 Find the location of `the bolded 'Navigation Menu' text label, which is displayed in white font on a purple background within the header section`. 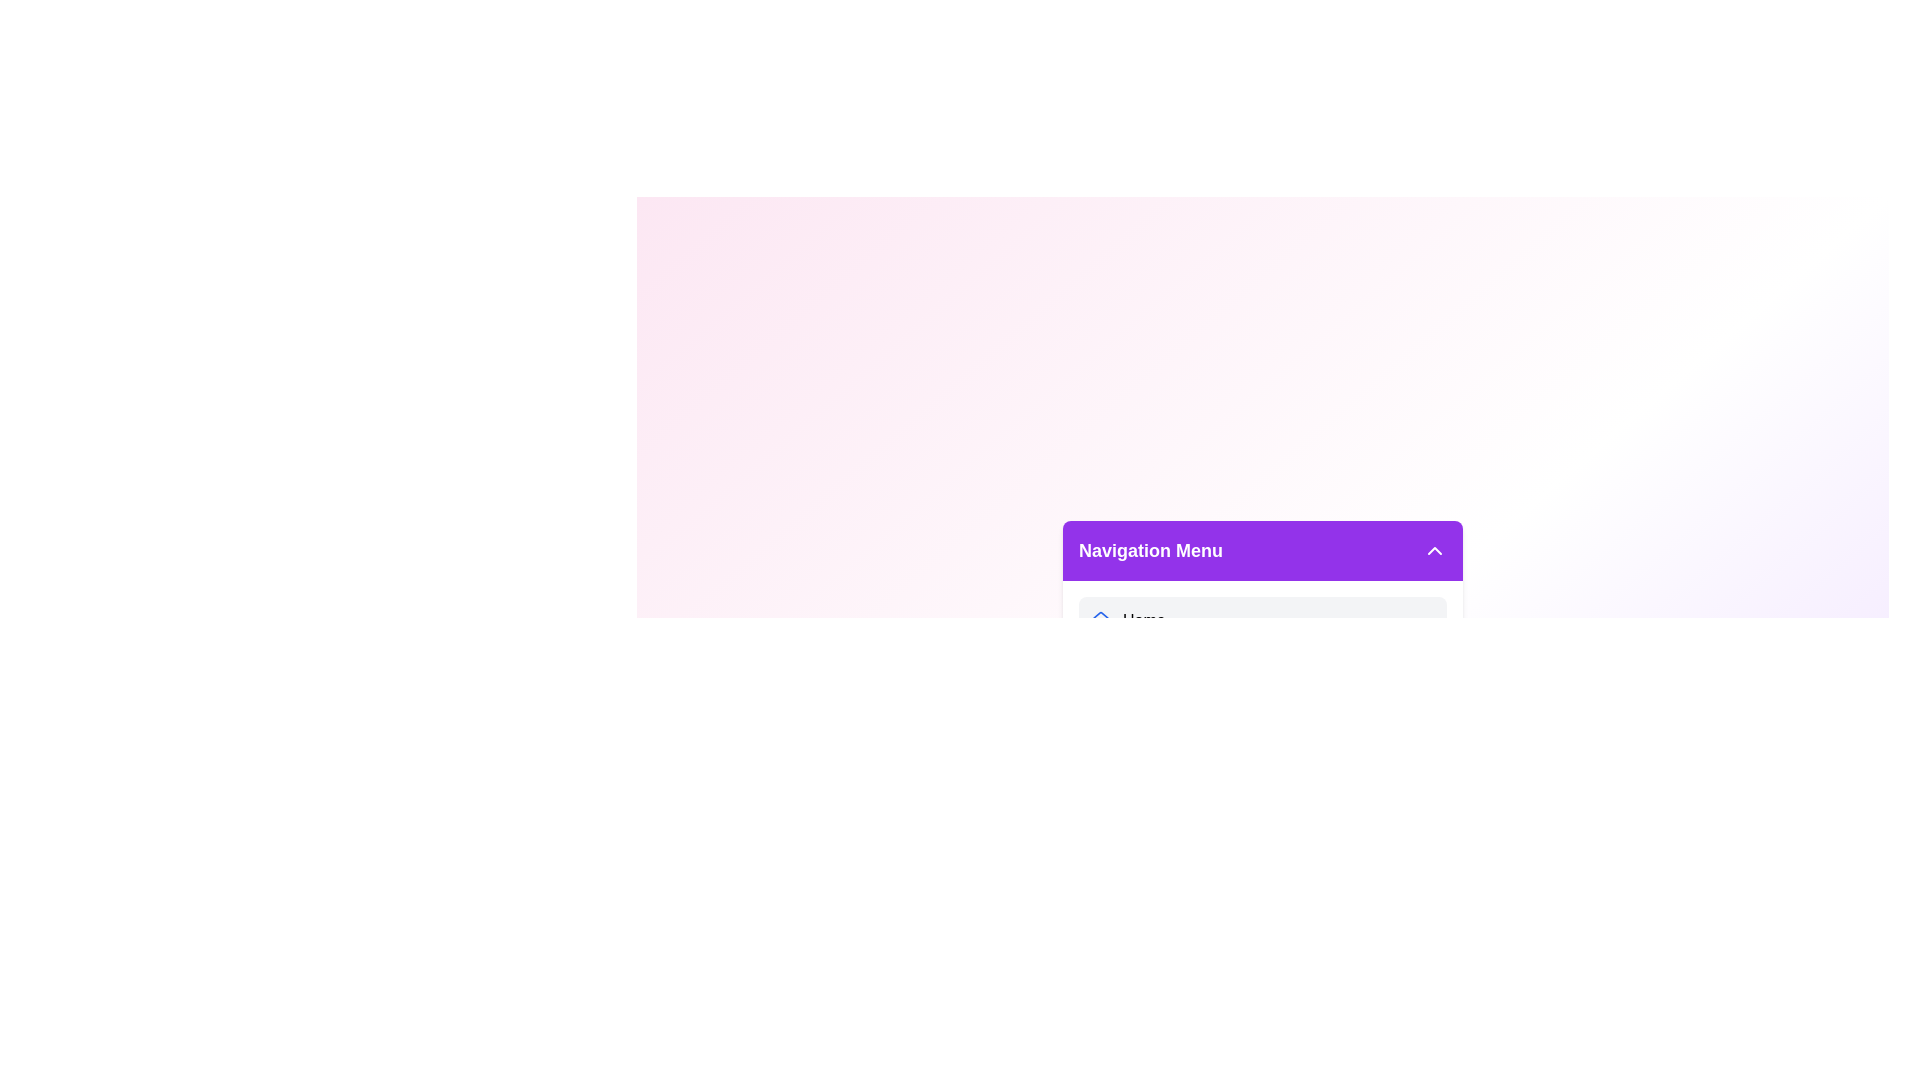

the bolded 'Navigation Menu' text label, which is displayed in white font on a purple background within the header section is located at coordinates (1151, 551).